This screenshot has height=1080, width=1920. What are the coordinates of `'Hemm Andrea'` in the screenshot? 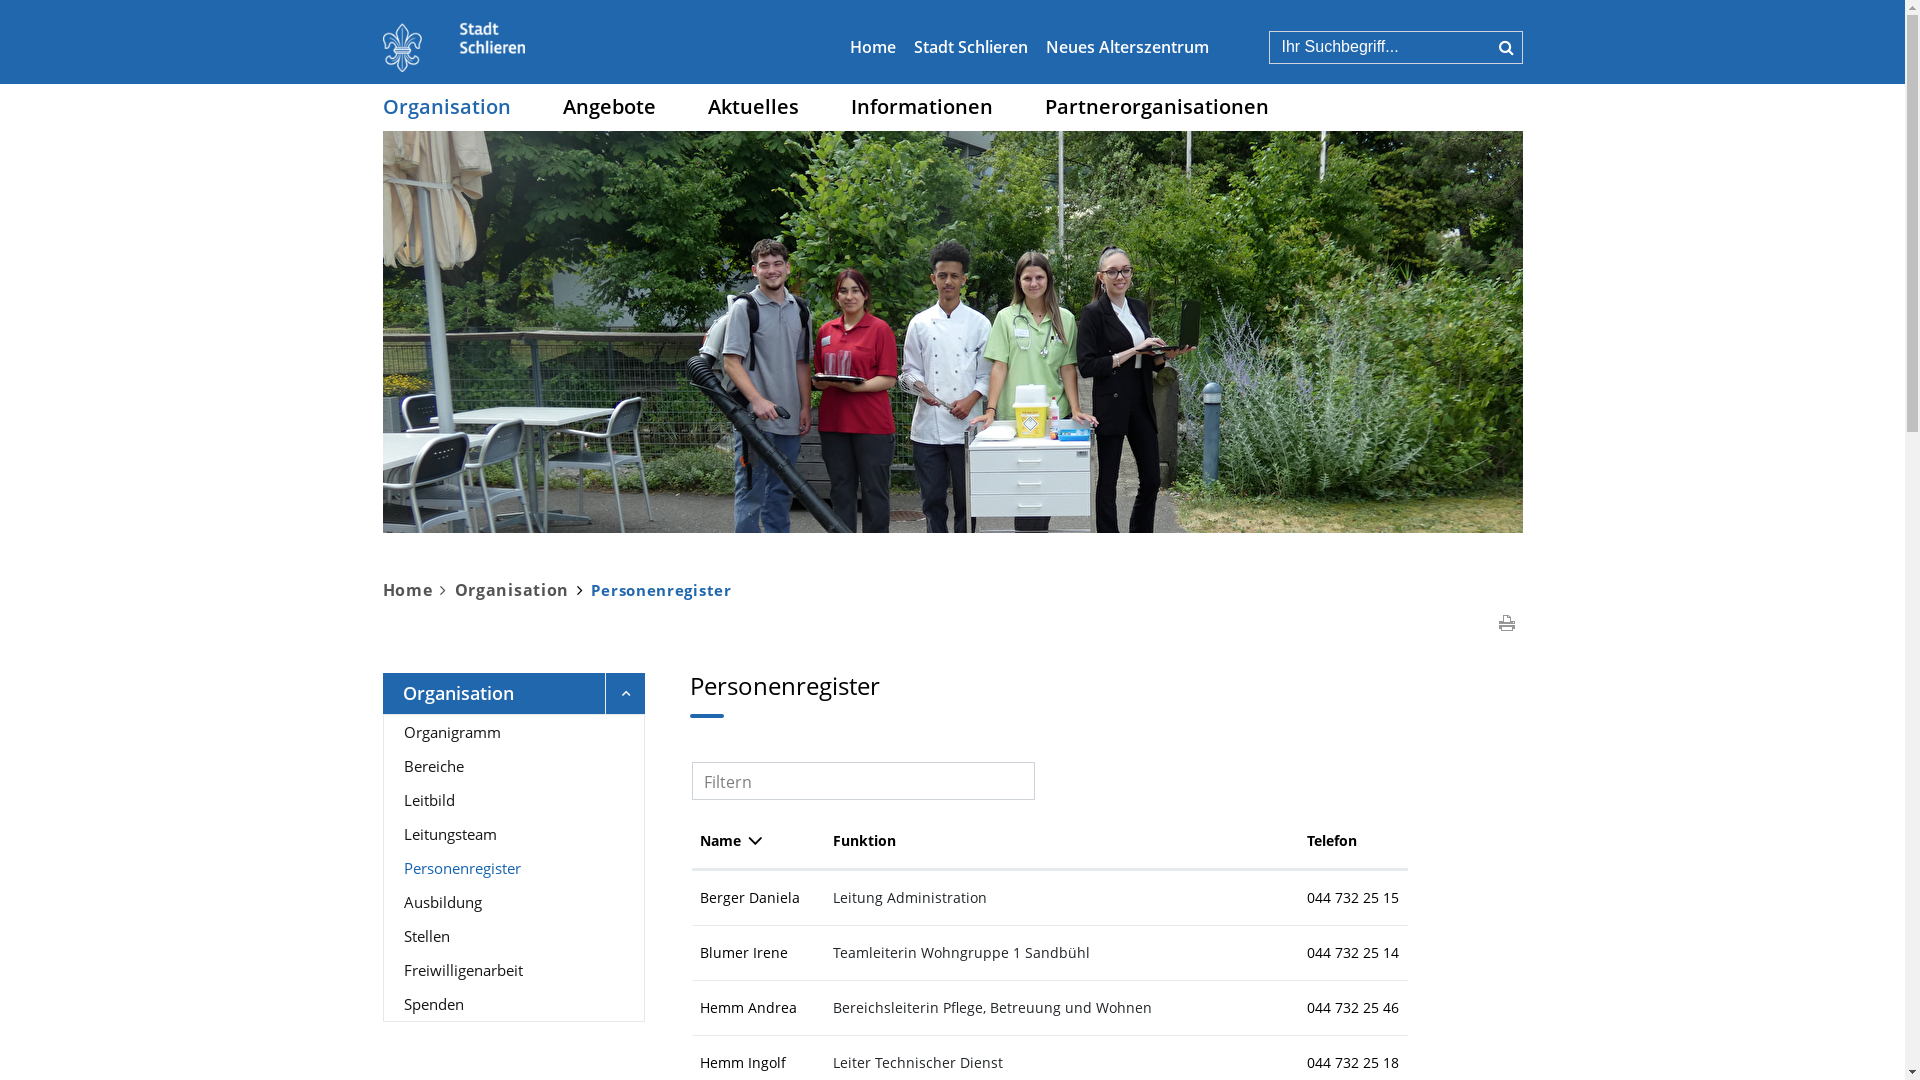 It's located at (700, 1007).